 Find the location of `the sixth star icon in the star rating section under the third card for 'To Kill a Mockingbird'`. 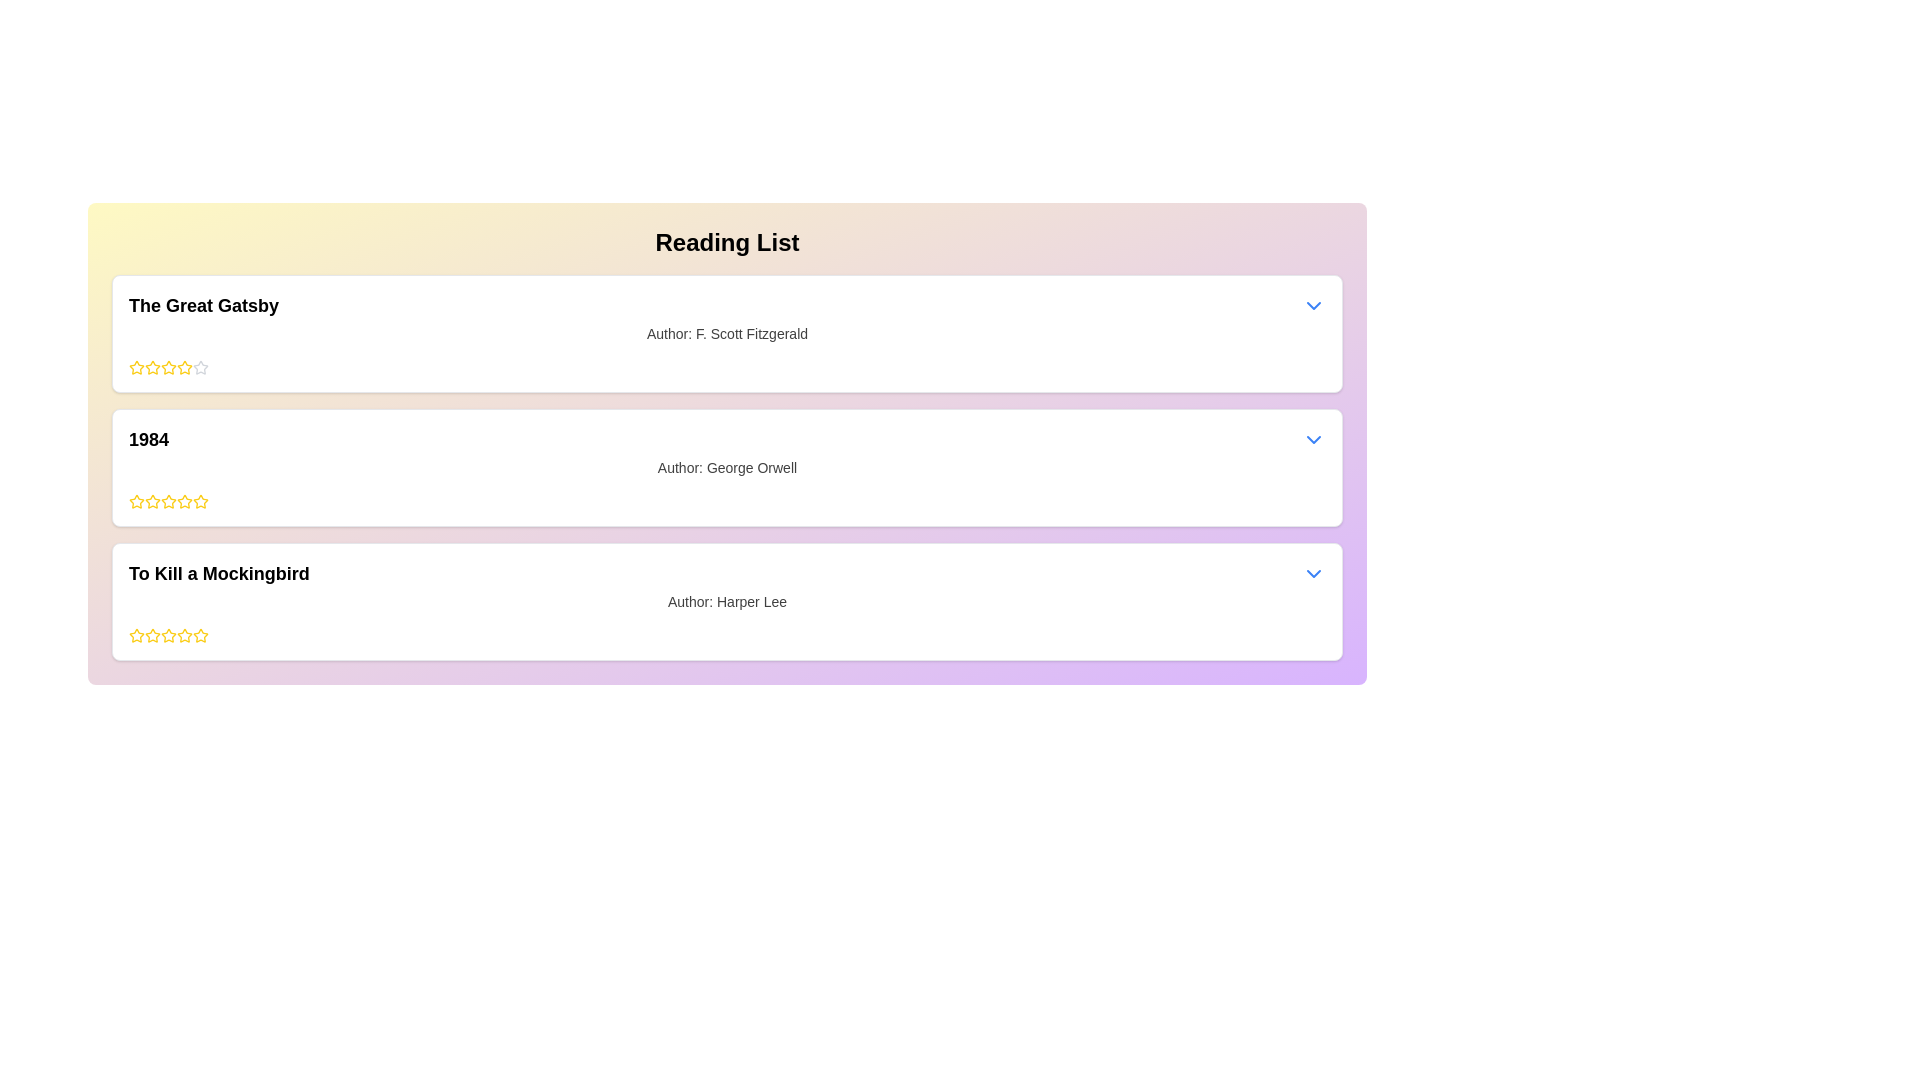

the sixth star icon in the star rating section under the third card for 'To Kill a Mockingbird' is located at coordinates (185, 636).